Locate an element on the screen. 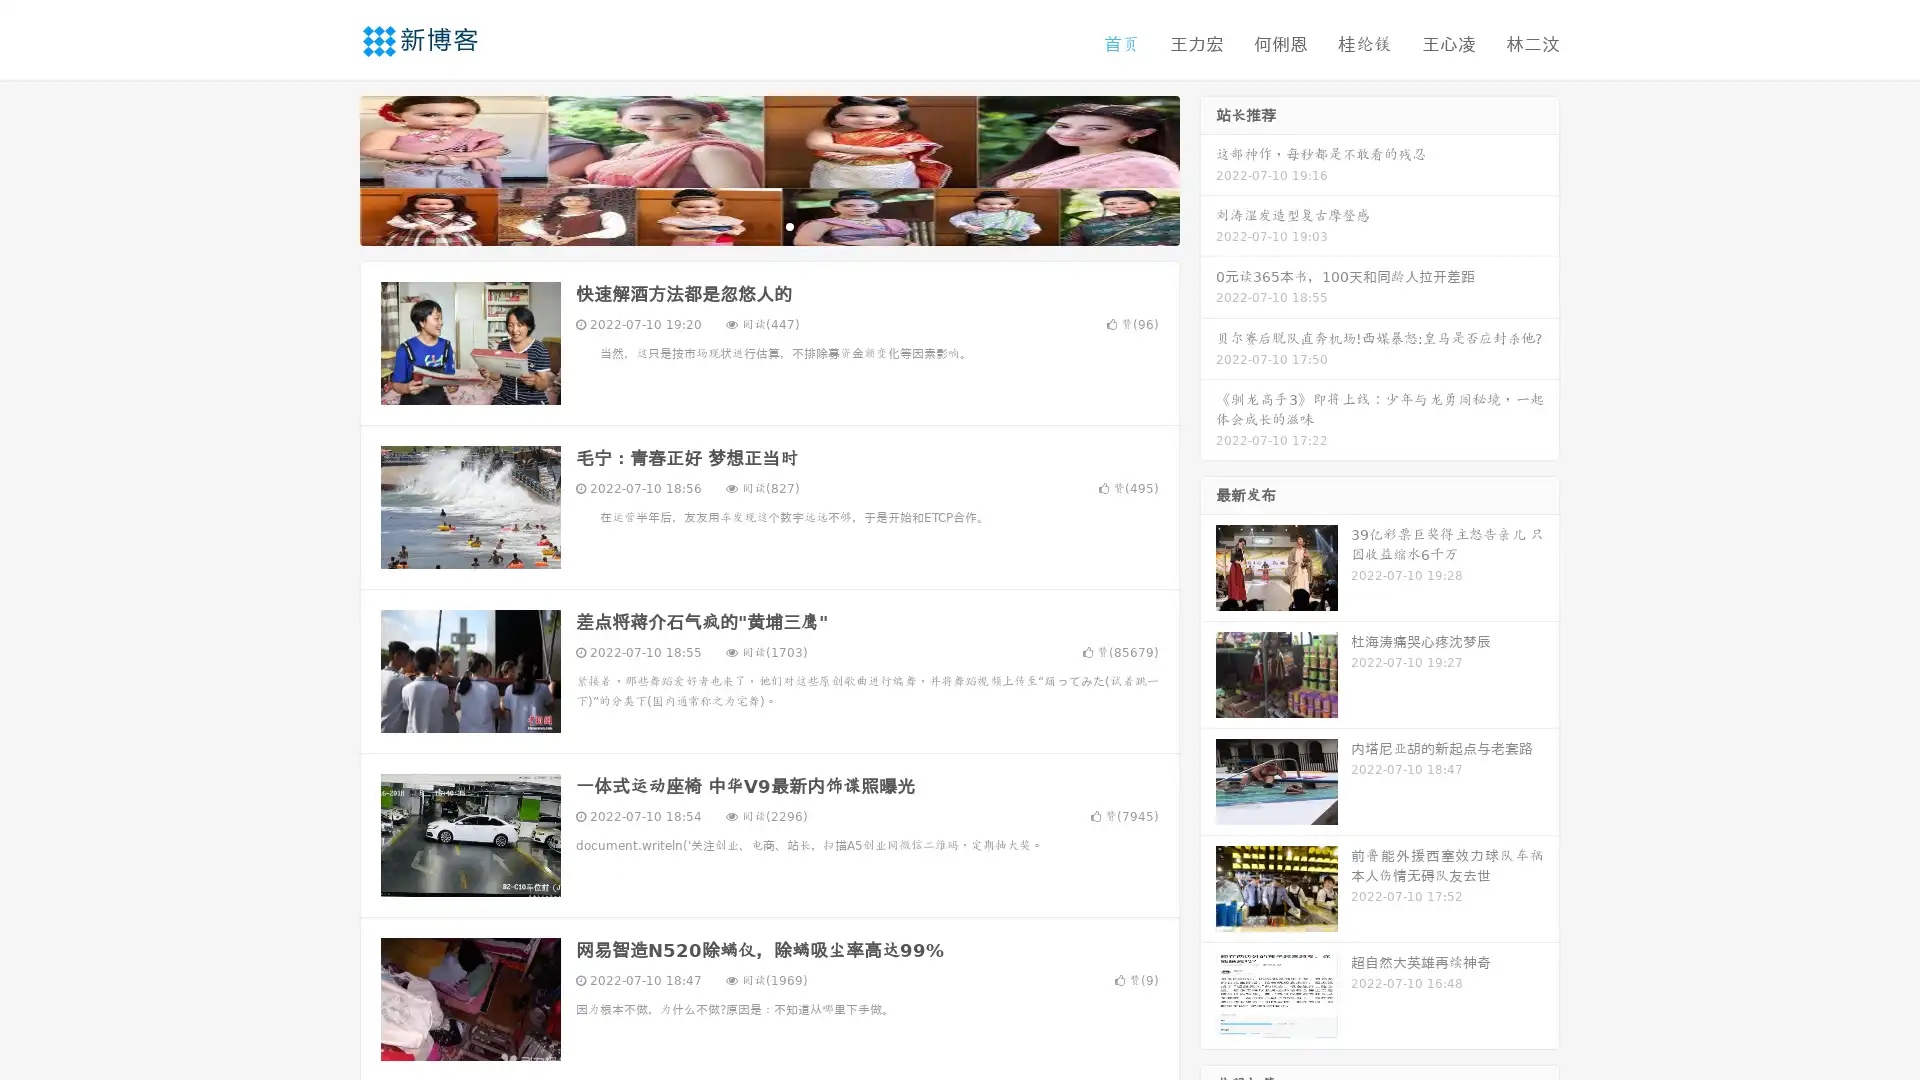 This screenshot has height=1080, width=1920. Go to slide 2 is located at coordinates (768, 225).